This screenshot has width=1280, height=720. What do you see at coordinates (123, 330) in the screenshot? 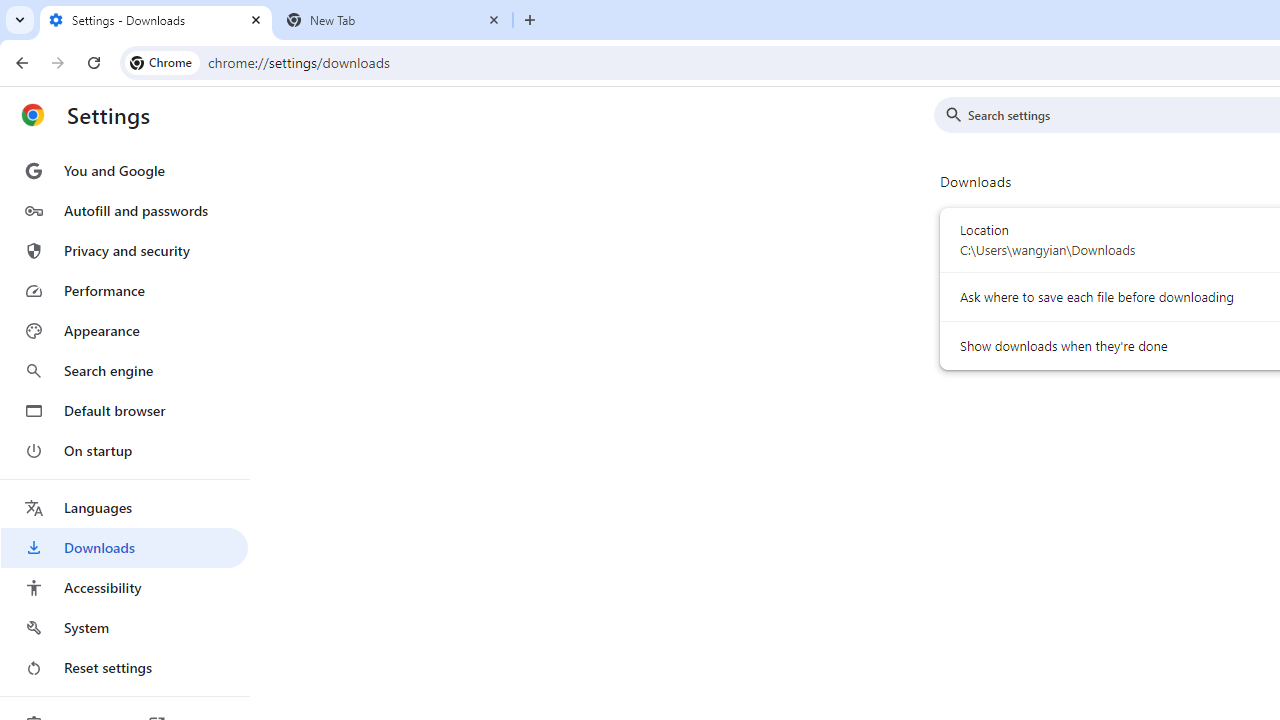
I see `'Appearance'` at bounding box center [123, 330].